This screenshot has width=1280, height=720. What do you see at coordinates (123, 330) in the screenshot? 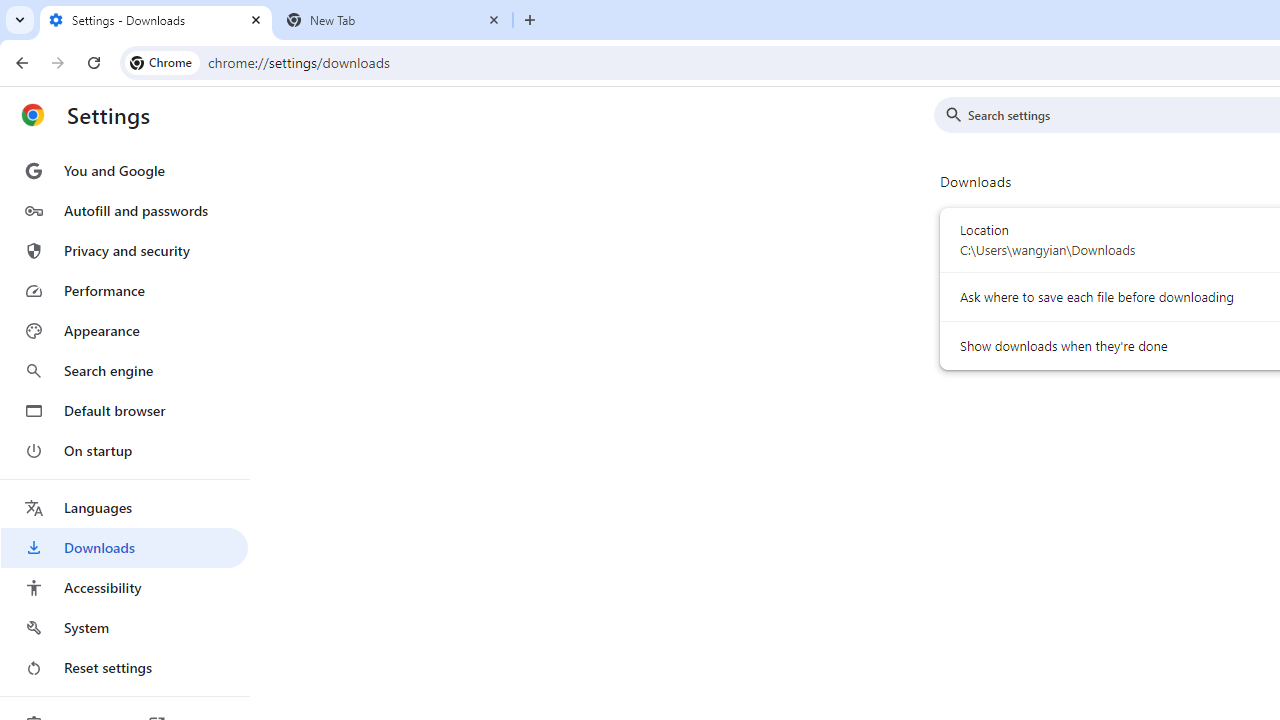
I see `'Appearance'` at bounding box center [123, 330].